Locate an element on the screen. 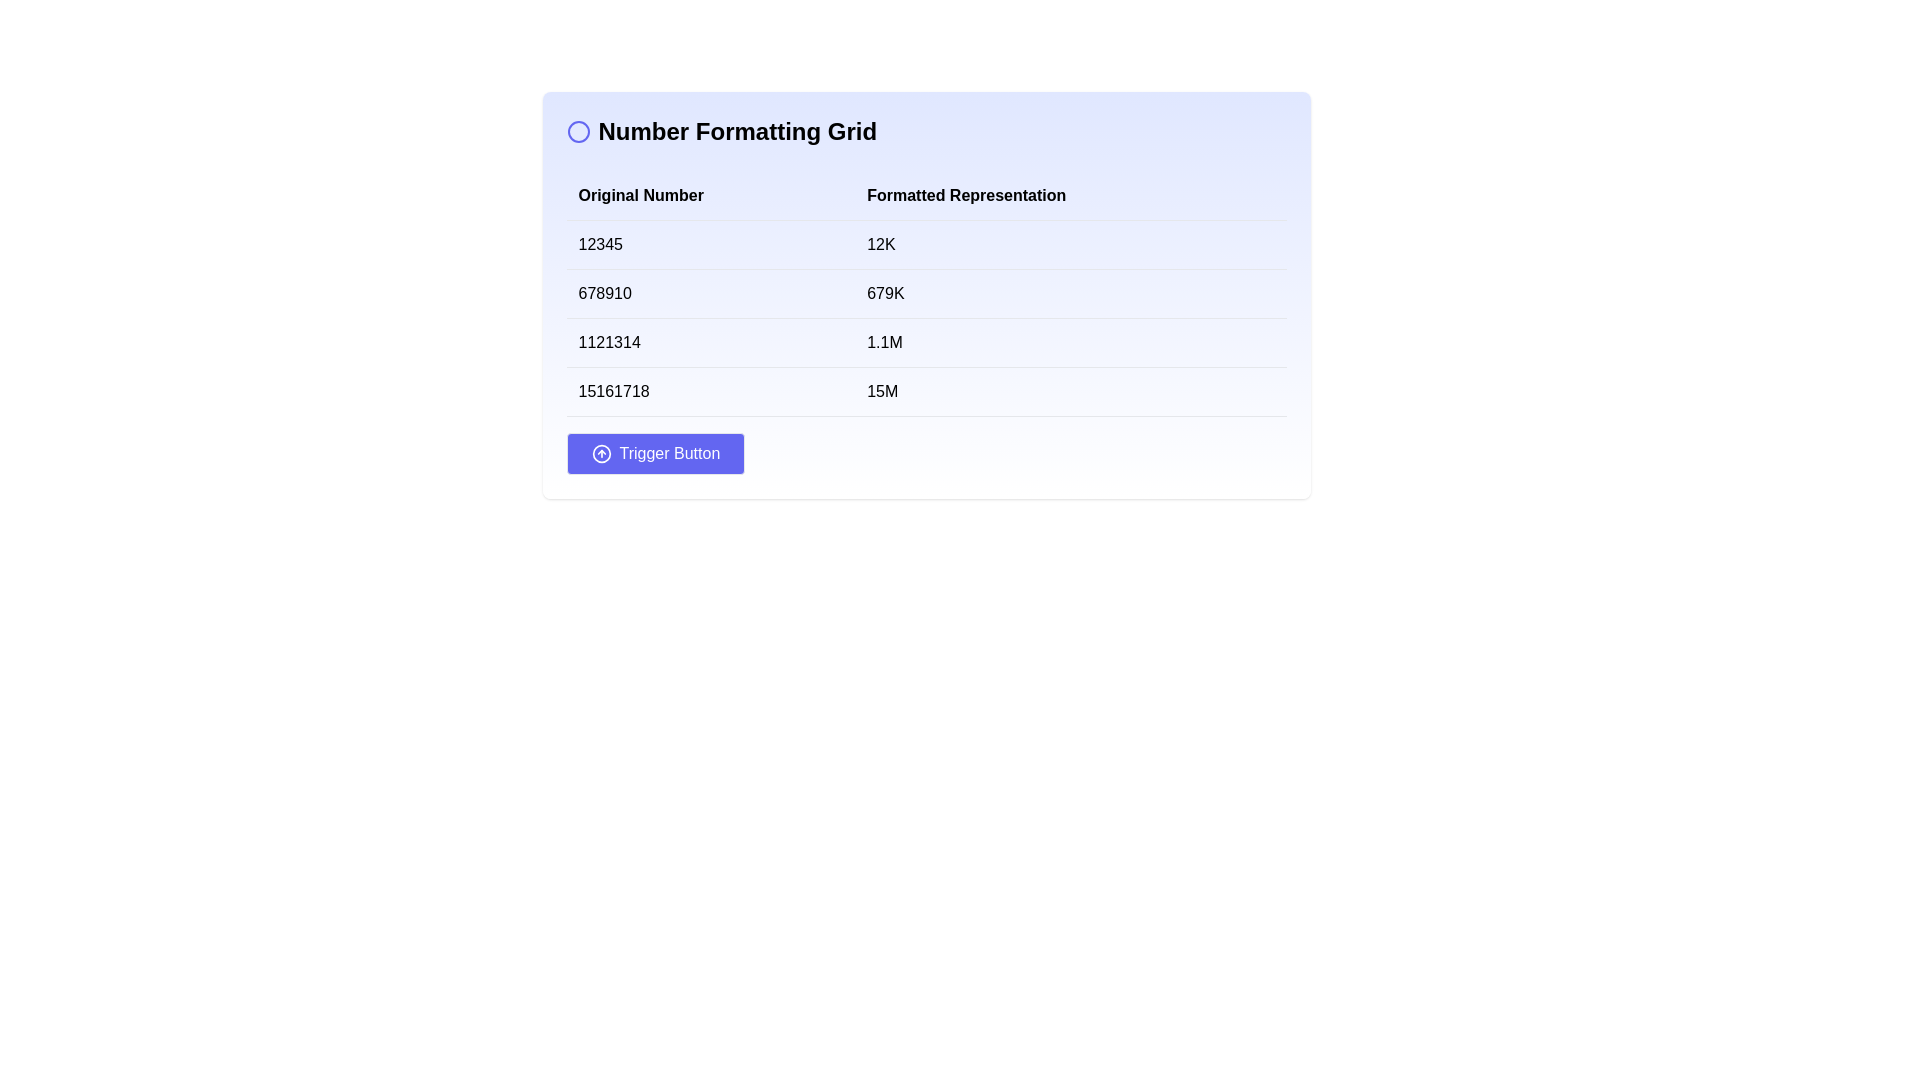 Image resolution: width=1920 pixels, height=1080 pixels. the Data cell displaying the original number '12345' located at the leftmost end of the first row in the data grid under the column labeled 'Original Number' is located at coordinates (710, 244).